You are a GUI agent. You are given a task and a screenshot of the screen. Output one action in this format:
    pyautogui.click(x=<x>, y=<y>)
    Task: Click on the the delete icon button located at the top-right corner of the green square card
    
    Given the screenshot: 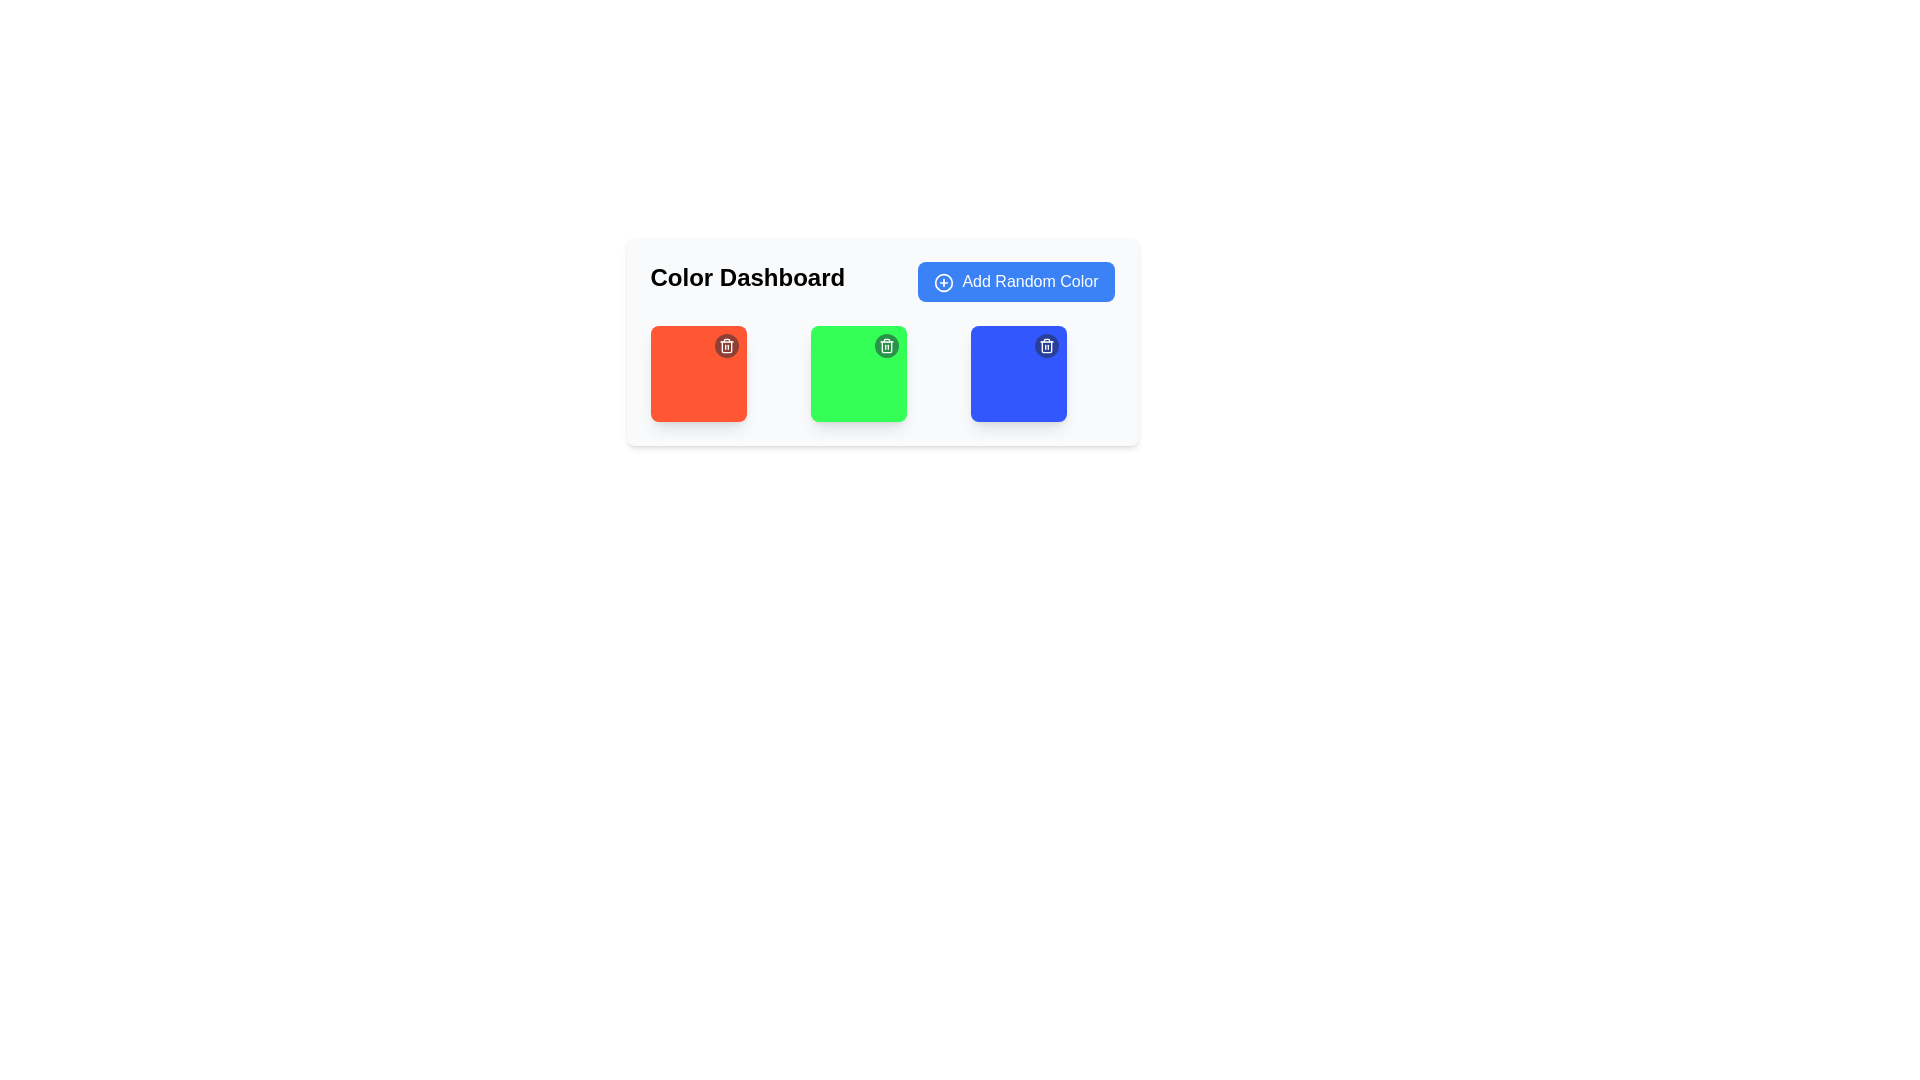 What is the action you would take?
    pyautogui.click(x=885, y=345)
    